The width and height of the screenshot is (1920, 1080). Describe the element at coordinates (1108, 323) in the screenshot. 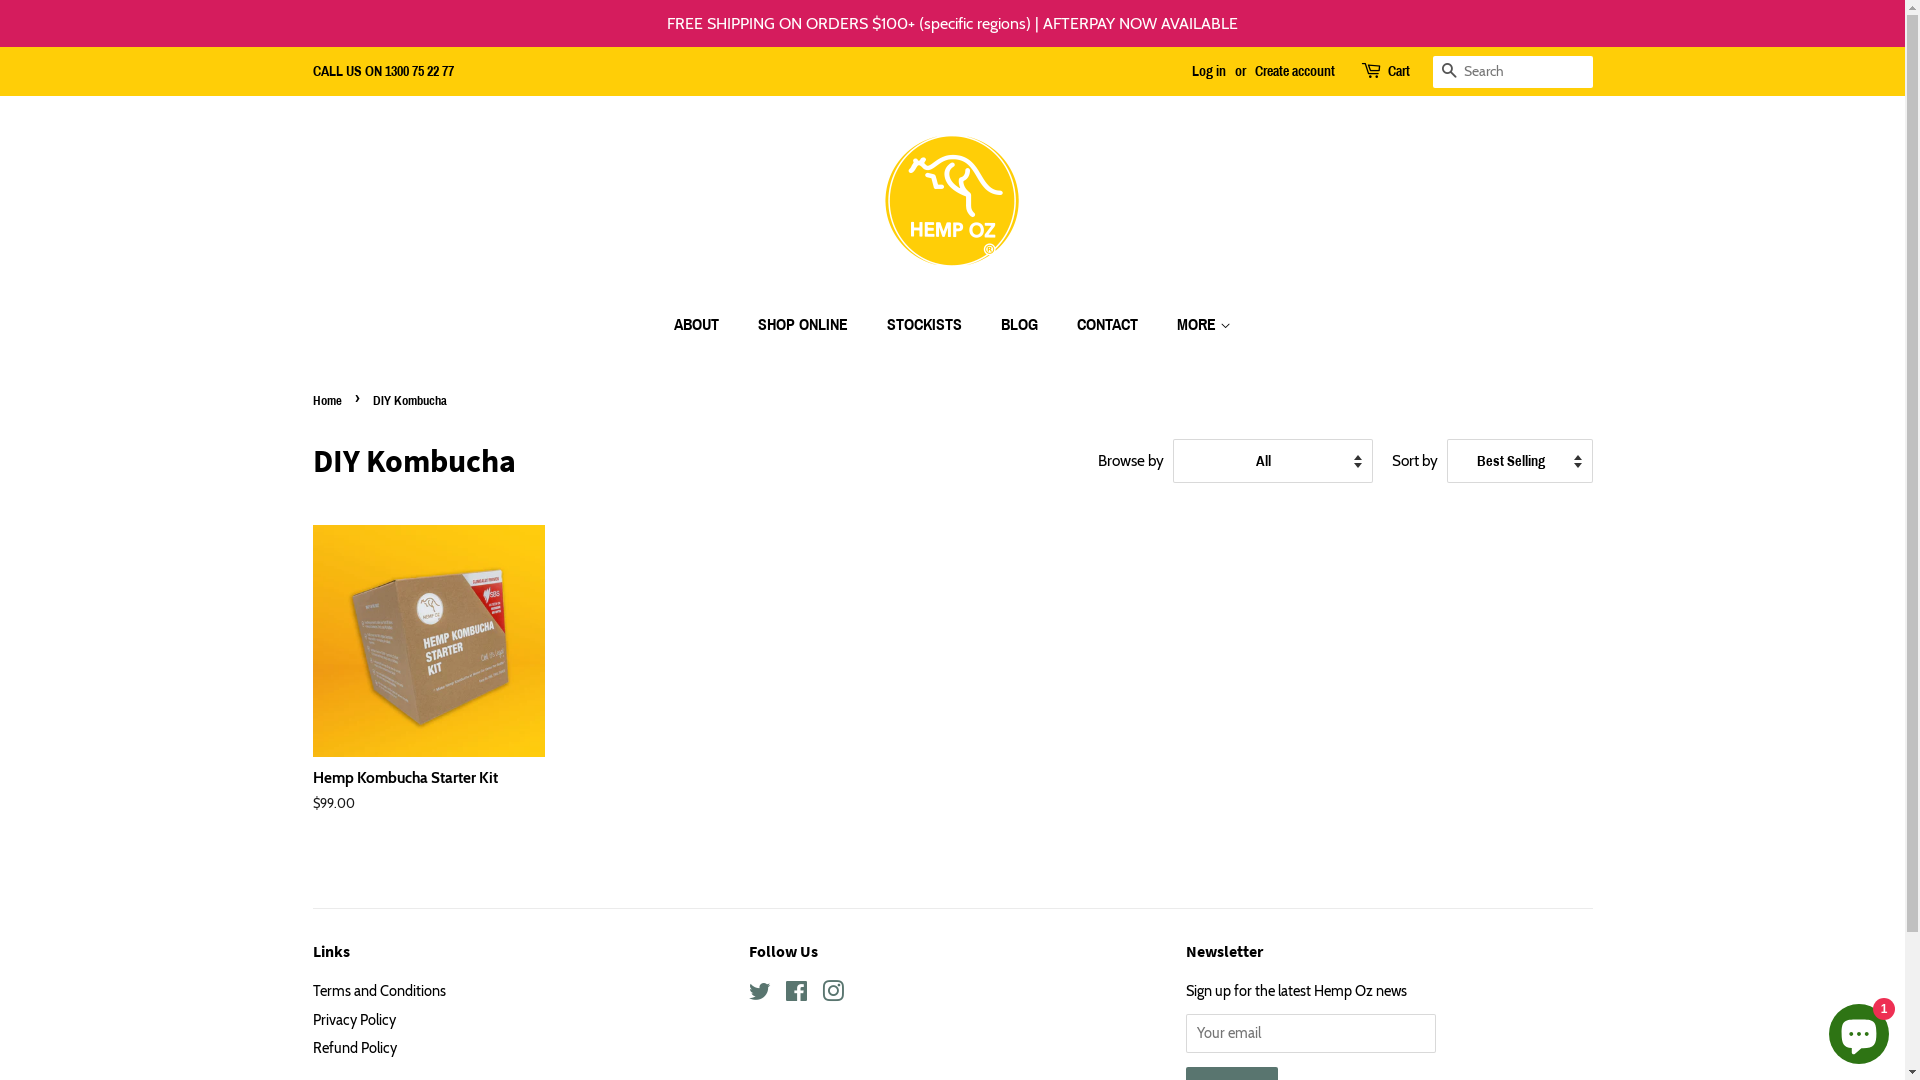

I see `'CONTACT'` at that location.